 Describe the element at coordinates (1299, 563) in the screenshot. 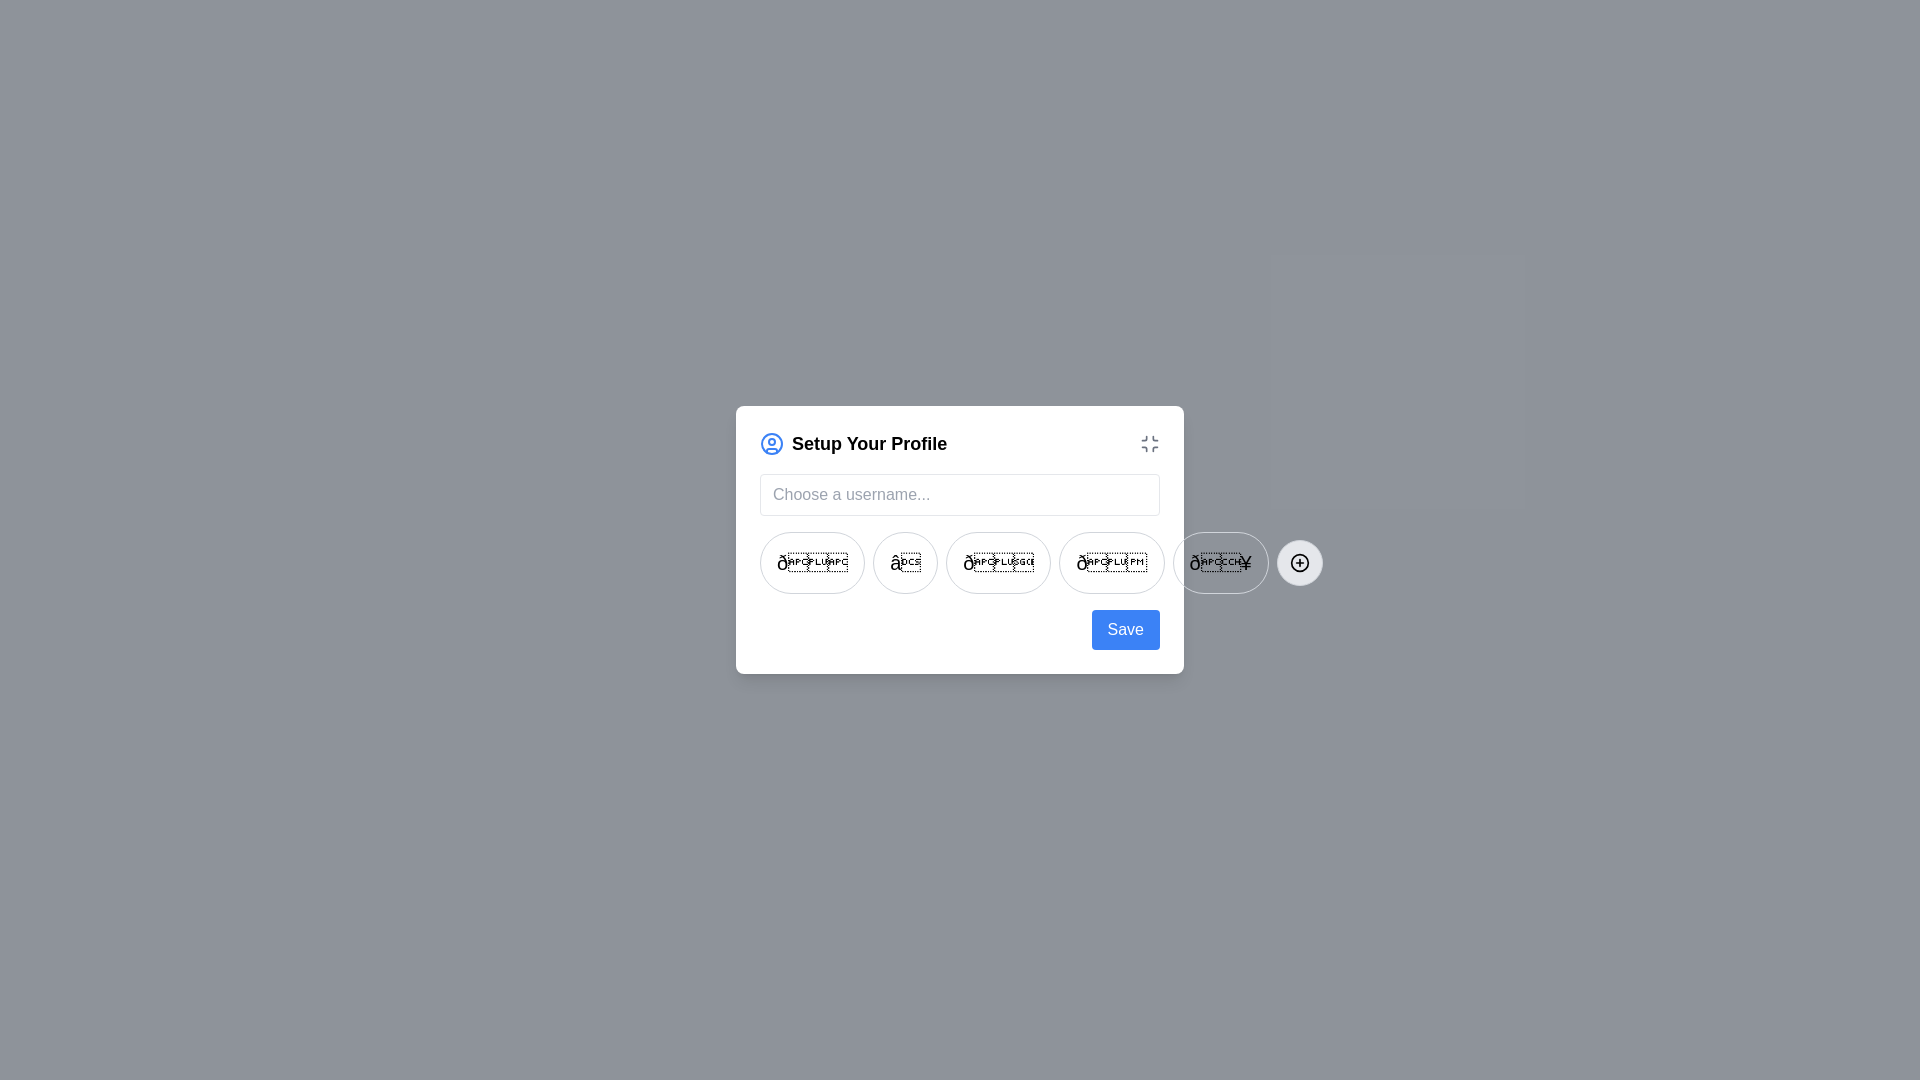

I see `the 'circle plus' icon which features a bold outline and a centrally aligned plus sign, located to the right of user profiles and next to the save button` at that location.